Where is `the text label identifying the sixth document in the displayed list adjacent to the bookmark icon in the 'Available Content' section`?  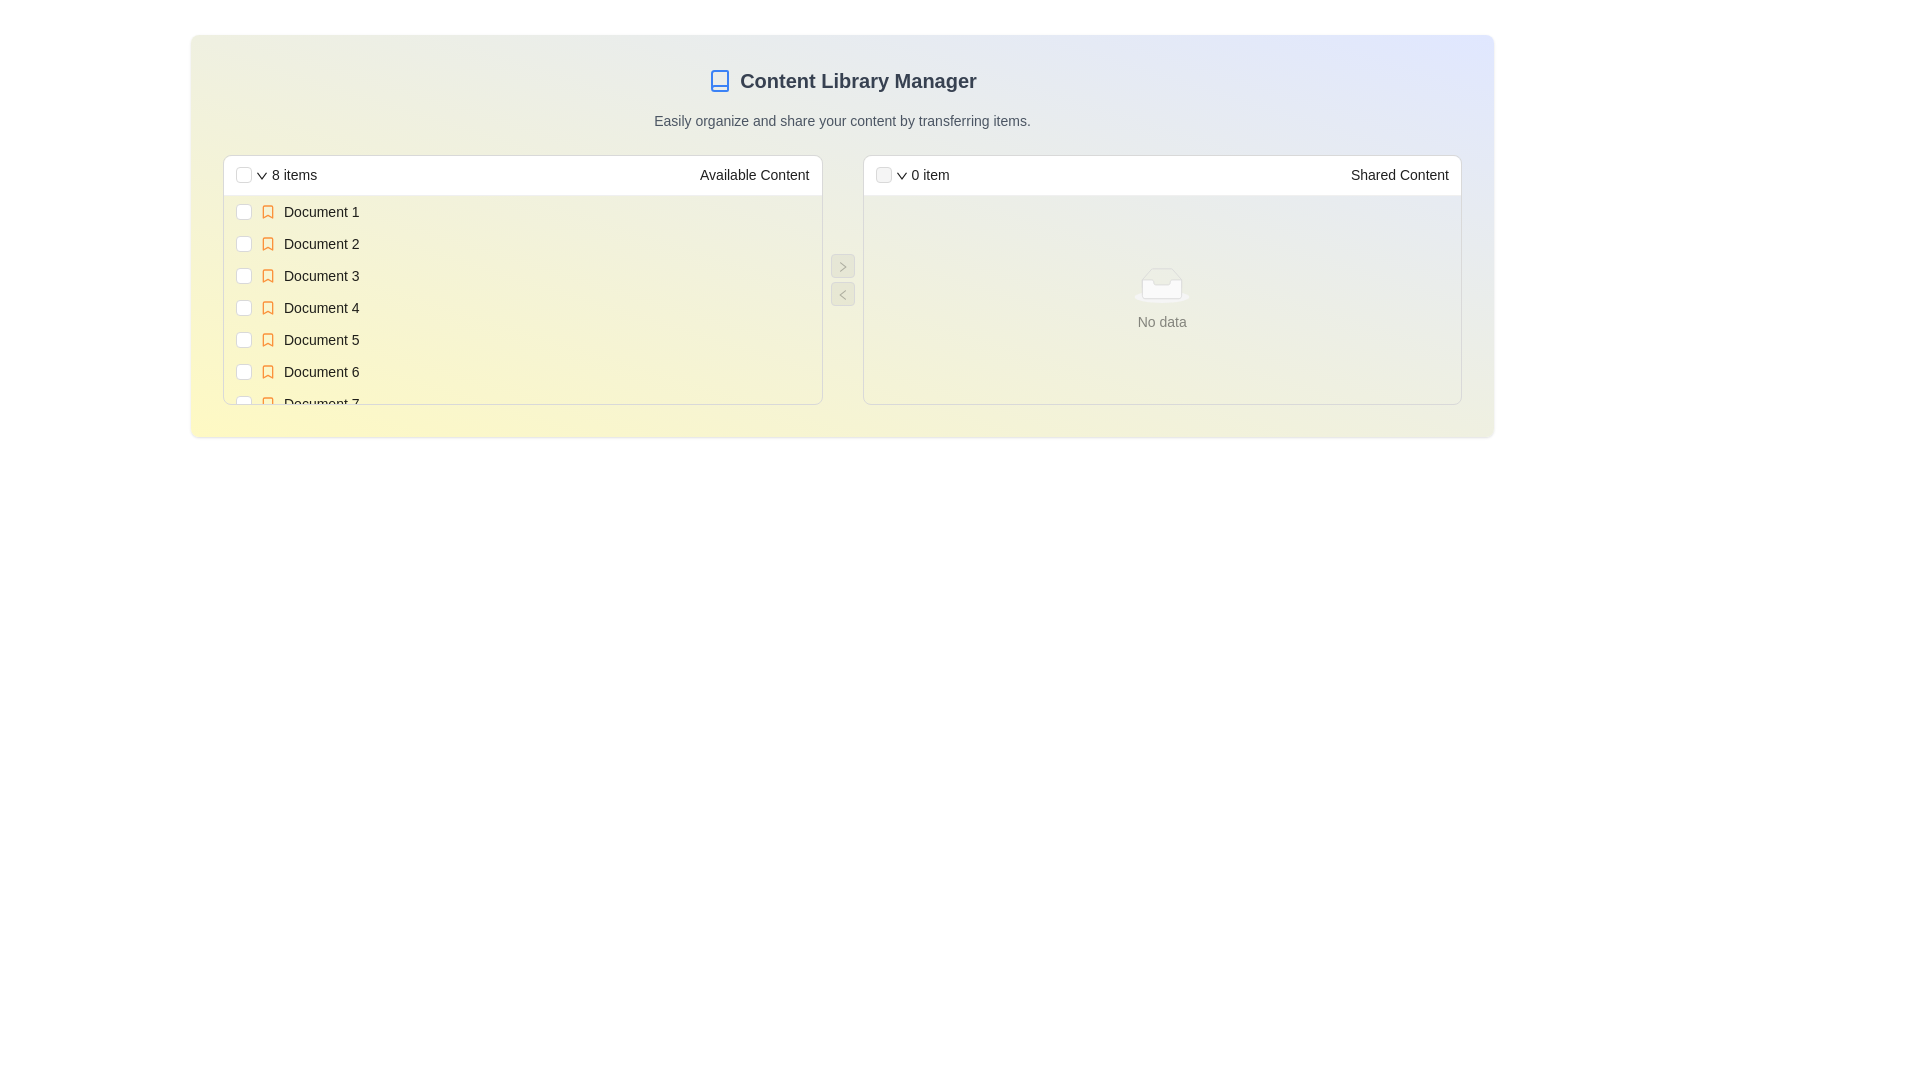
the text label identifying the sixth document in the displayed list adjacent to the bookmark icon in the 'Available Content' section is located at coordinates (321, 371).